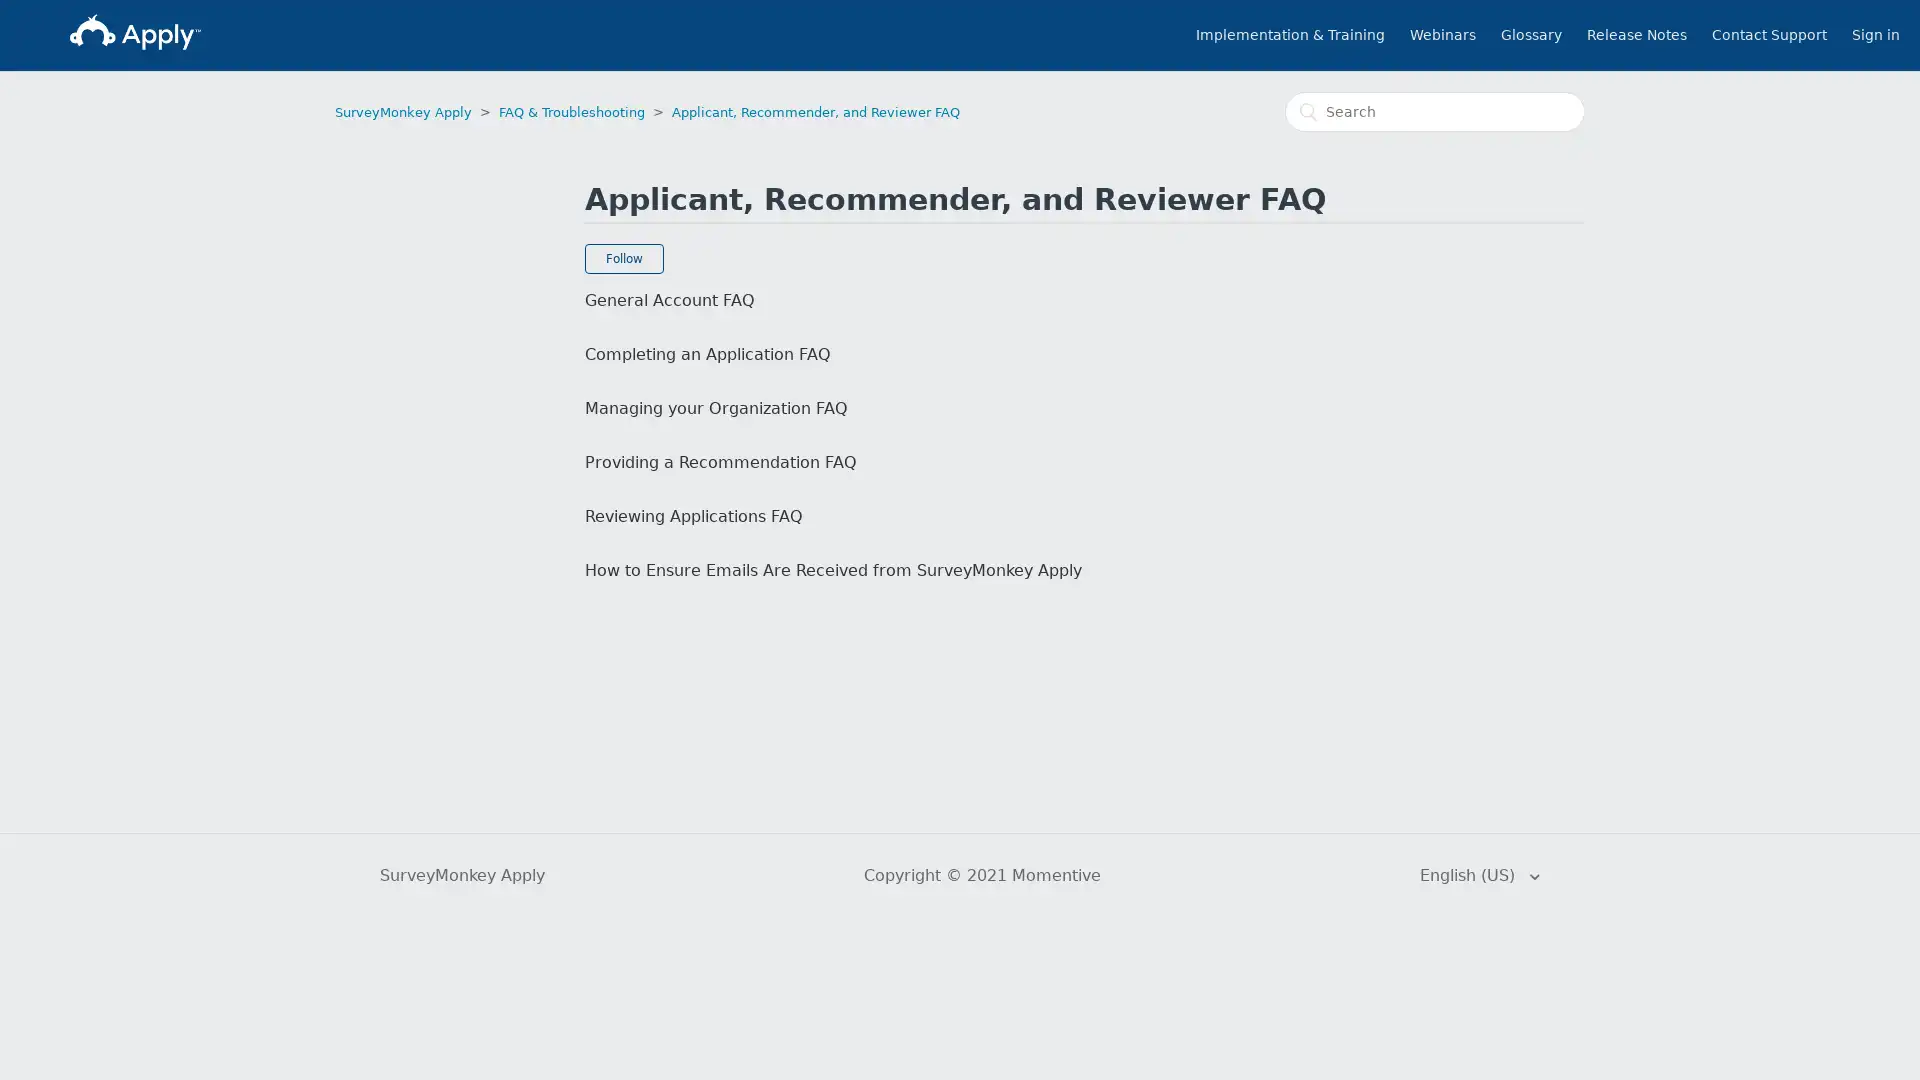  Describe the element at coordinates (623, 257) in the screenshot. I see `Follow` at that location.